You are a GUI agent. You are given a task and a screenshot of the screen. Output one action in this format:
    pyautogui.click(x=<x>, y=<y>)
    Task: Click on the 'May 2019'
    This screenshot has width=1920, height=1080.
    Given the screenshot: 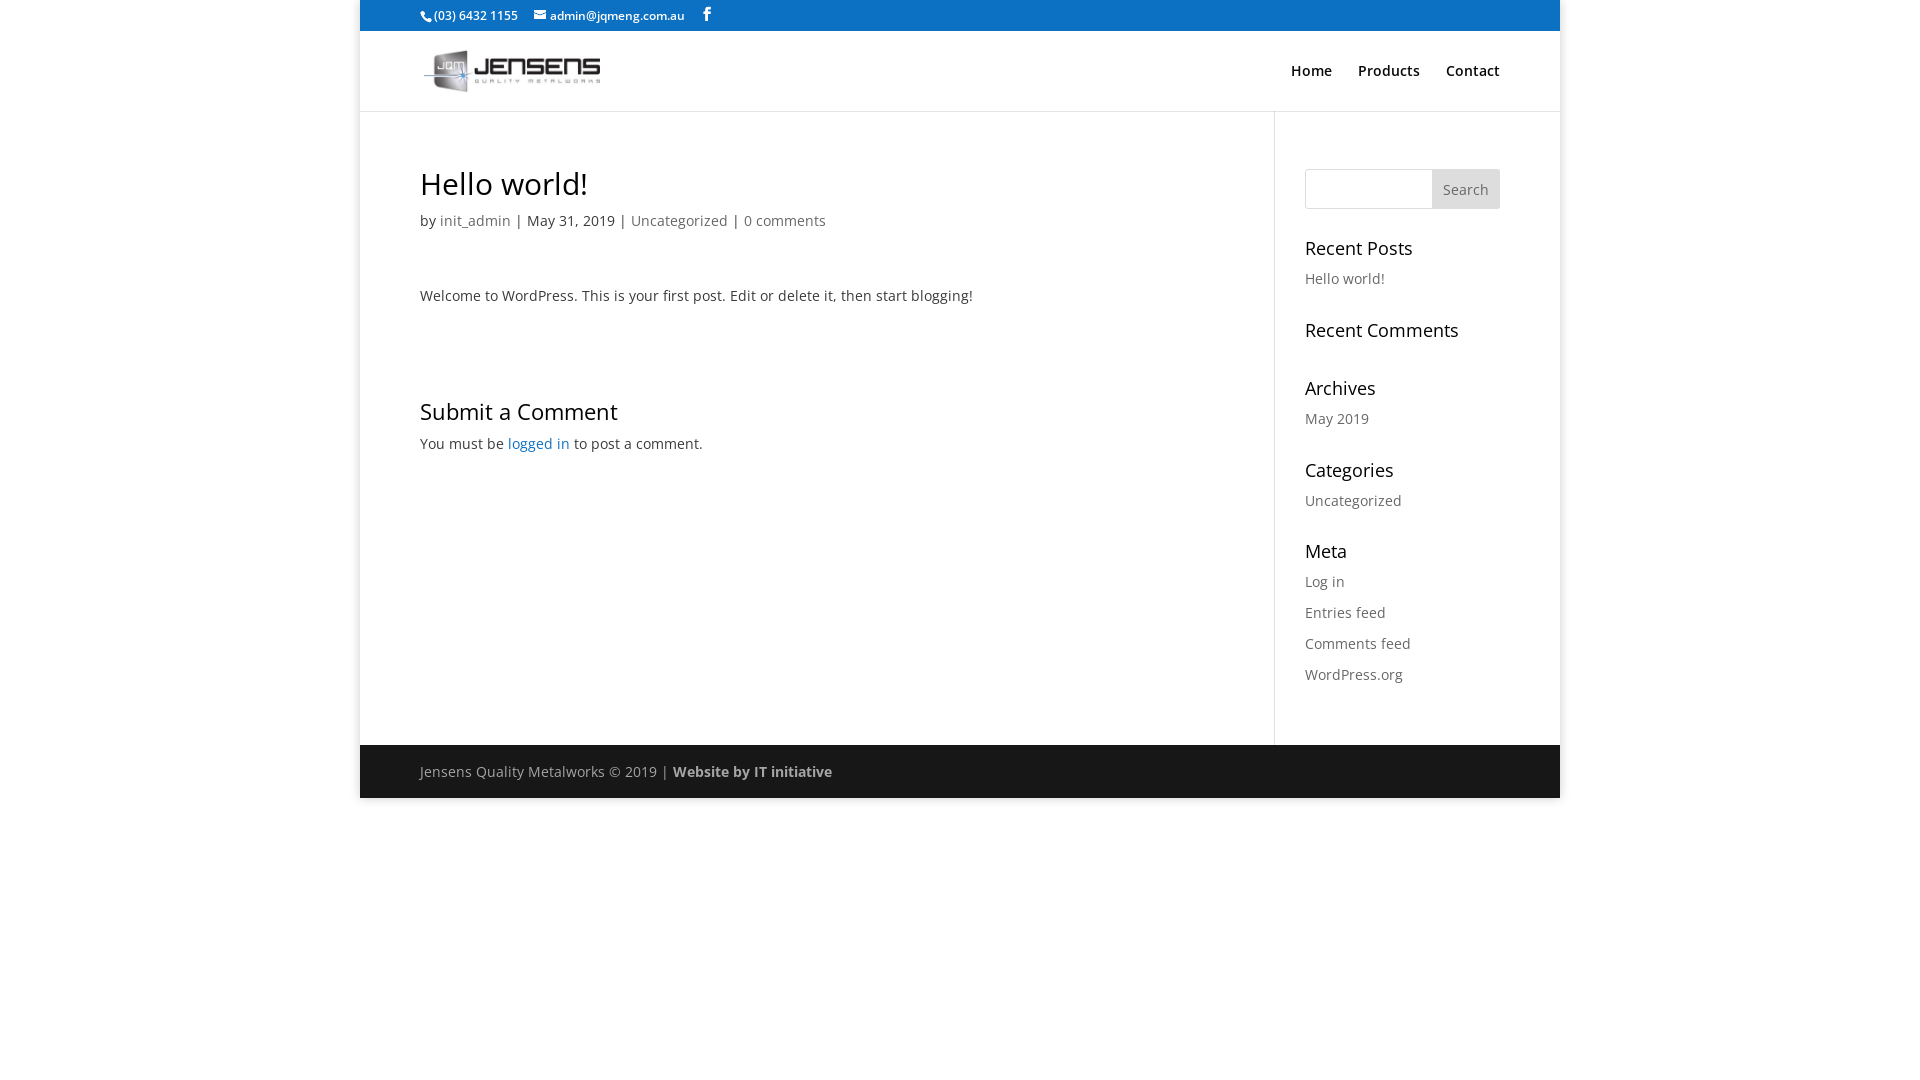 What is the action you would take?
    pyautogui.click(x=1337, y=417)
    